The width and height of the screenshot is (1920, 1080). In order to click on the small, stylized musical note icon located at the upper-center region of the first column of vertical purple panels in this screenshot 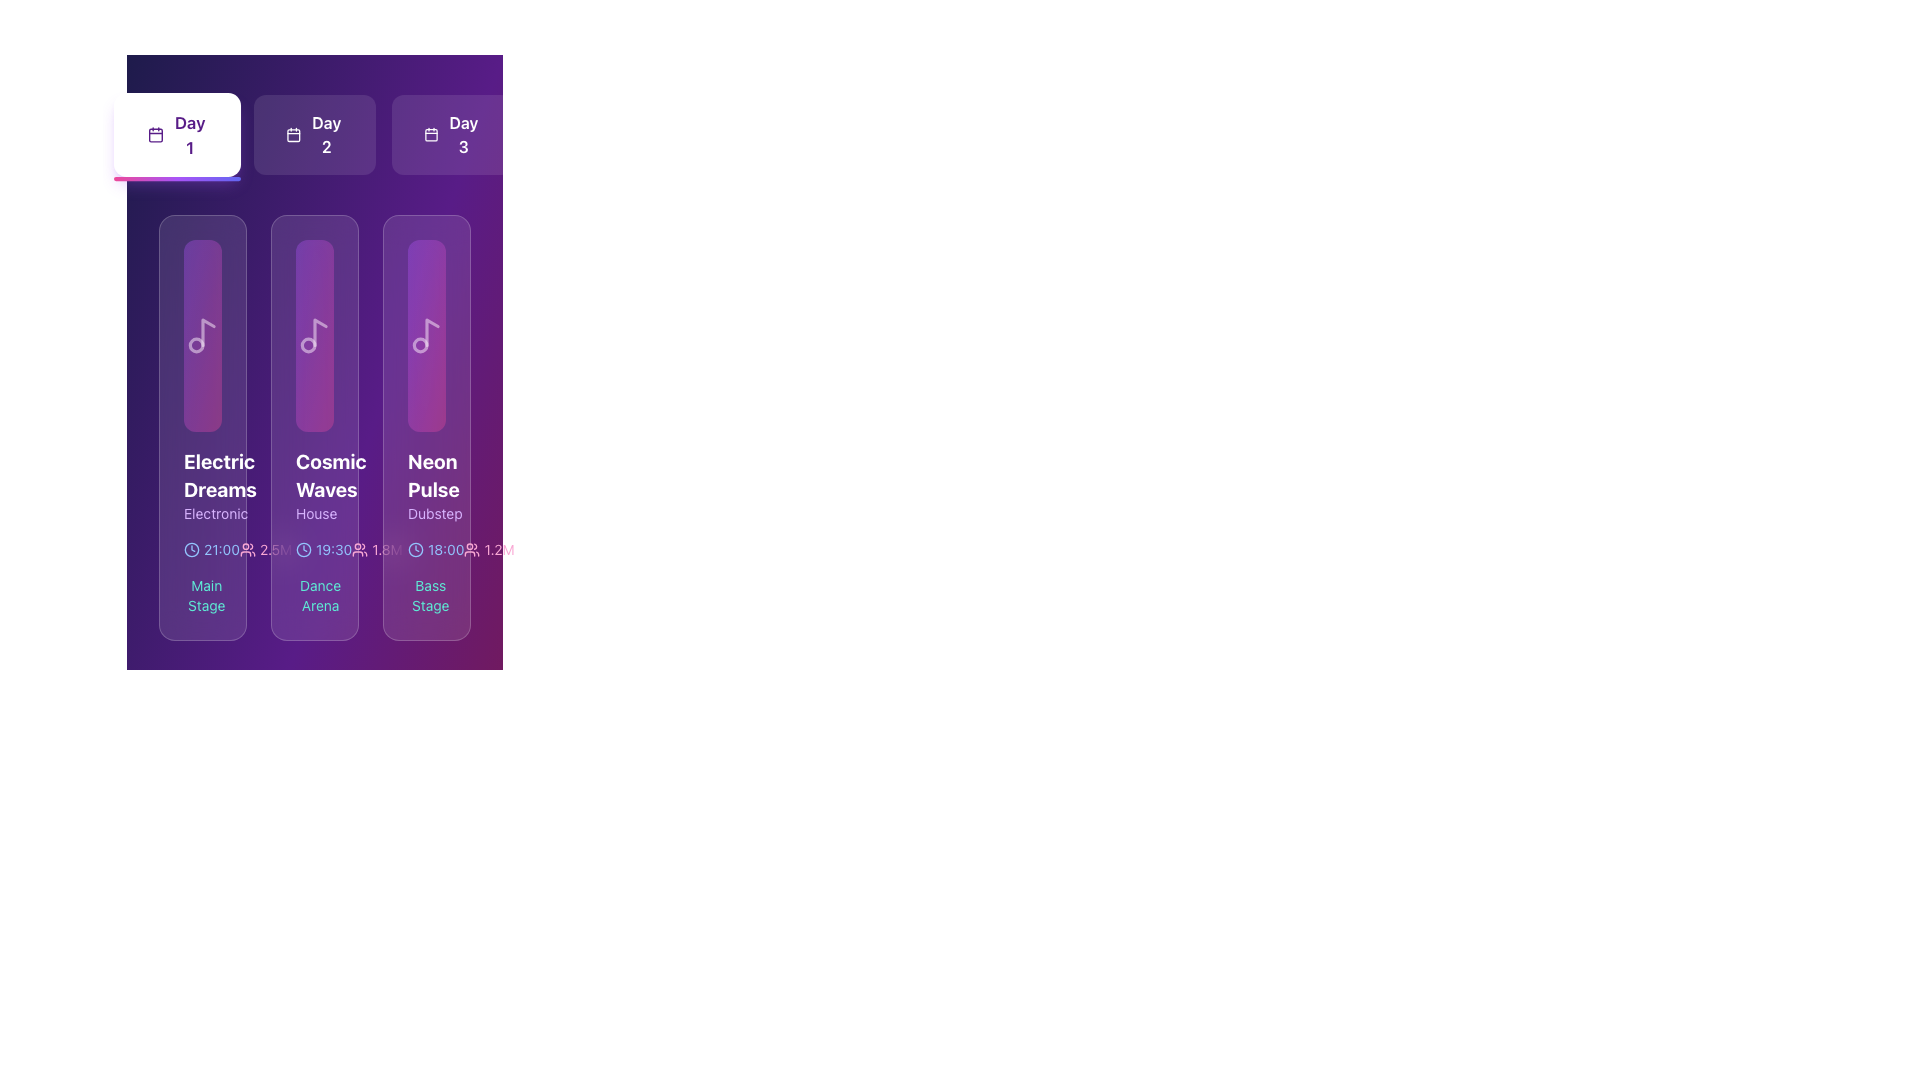, I will do `click(208, 331)`.